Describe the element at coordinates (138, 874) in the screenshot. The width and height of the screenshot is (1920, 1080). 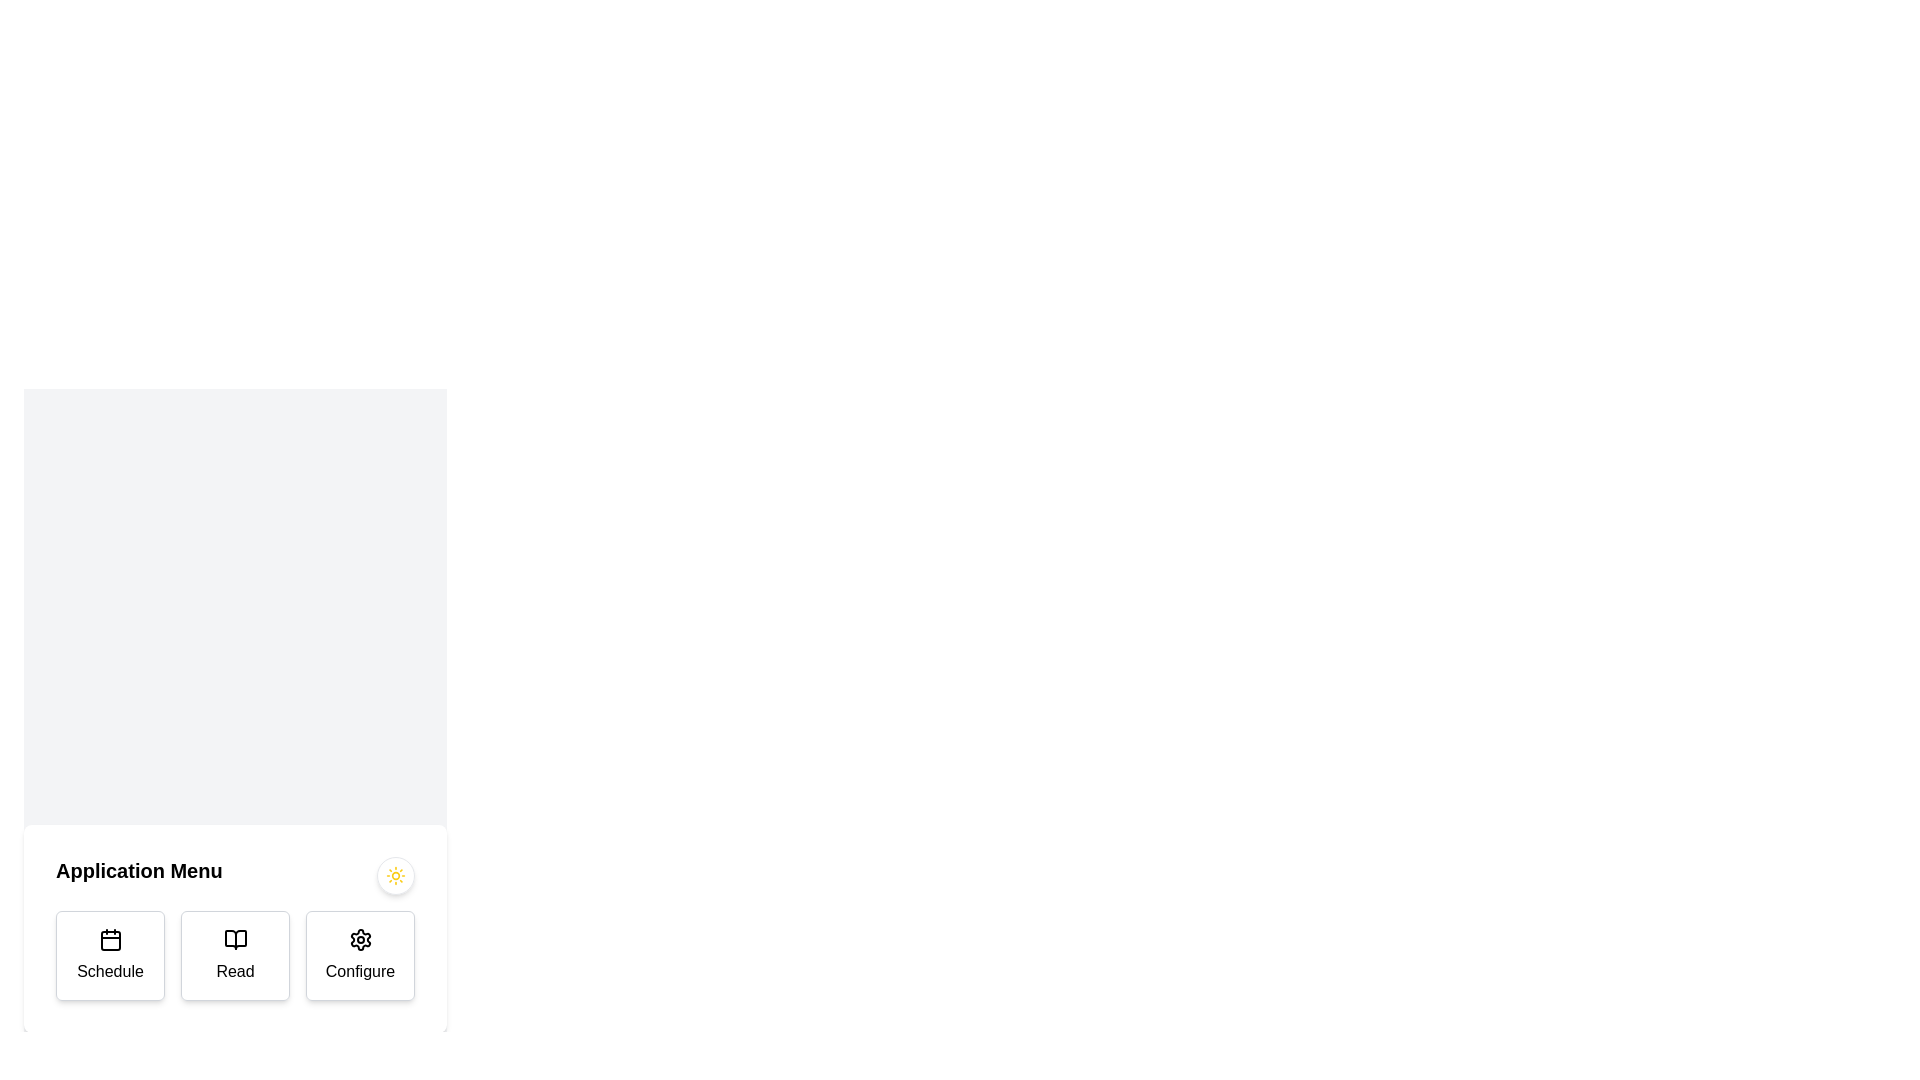
I see `the title or label text element located at the left side of the top interface section, which provides context or identification` at that location.